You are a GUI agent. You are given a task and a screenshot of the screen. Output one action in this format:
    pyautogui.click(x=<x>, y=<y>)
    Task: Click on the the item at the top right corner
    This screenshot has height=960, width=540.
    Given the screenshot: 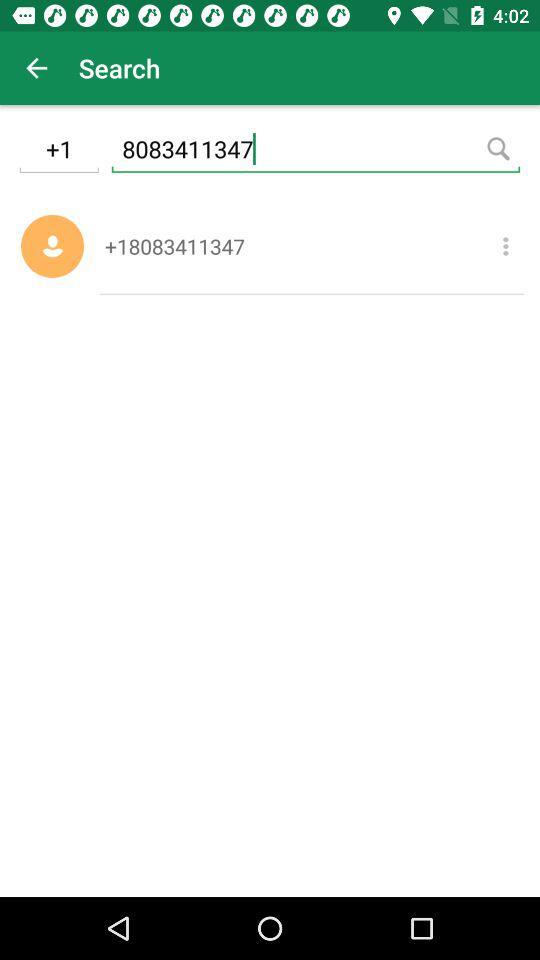 What is the action you would take?
    pyautogui.click(x=504, y=245)
    